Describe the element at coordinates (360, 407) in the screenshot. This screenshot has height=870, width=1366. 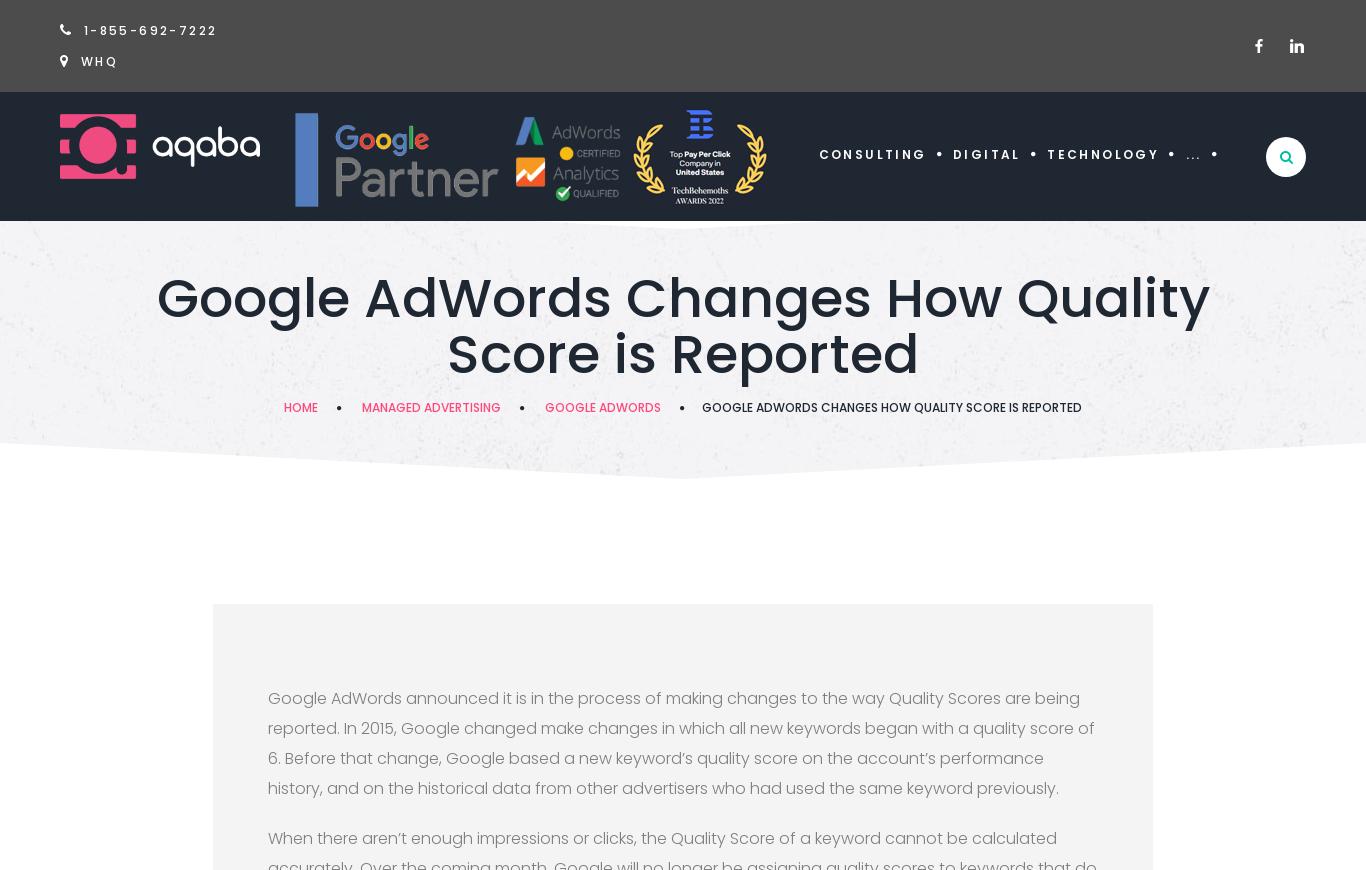
I see `'Managed Advertising'` at that location.